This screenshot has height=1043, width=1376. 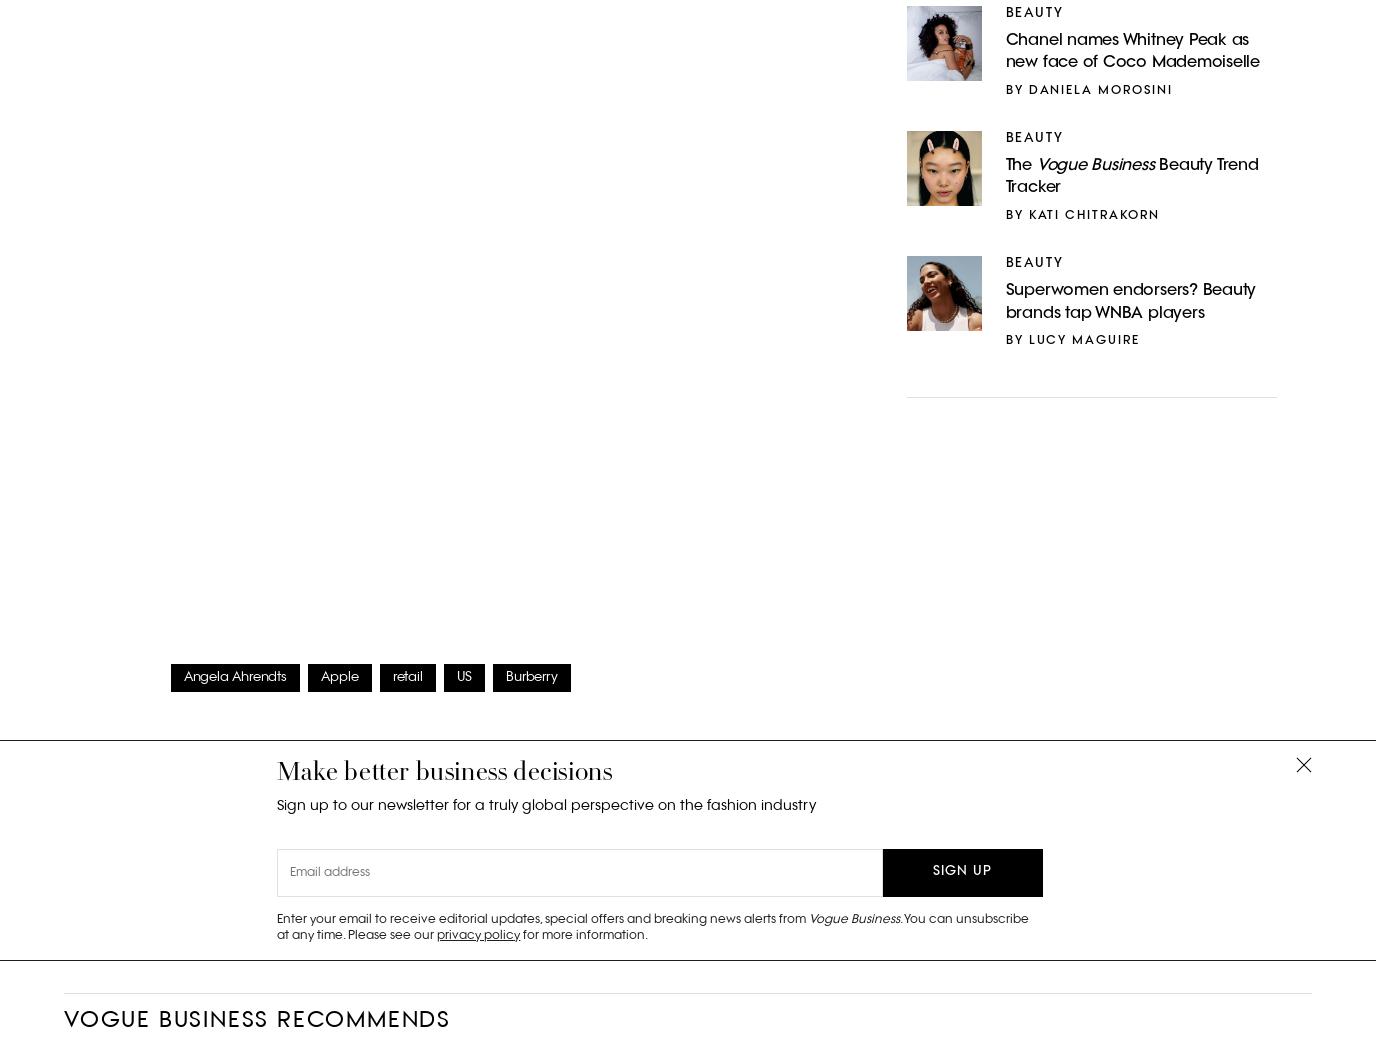 What do you see at coordinates (477, 934) in the screenshot?
I see `'privacy policy'` at bounding box center [477, 934].